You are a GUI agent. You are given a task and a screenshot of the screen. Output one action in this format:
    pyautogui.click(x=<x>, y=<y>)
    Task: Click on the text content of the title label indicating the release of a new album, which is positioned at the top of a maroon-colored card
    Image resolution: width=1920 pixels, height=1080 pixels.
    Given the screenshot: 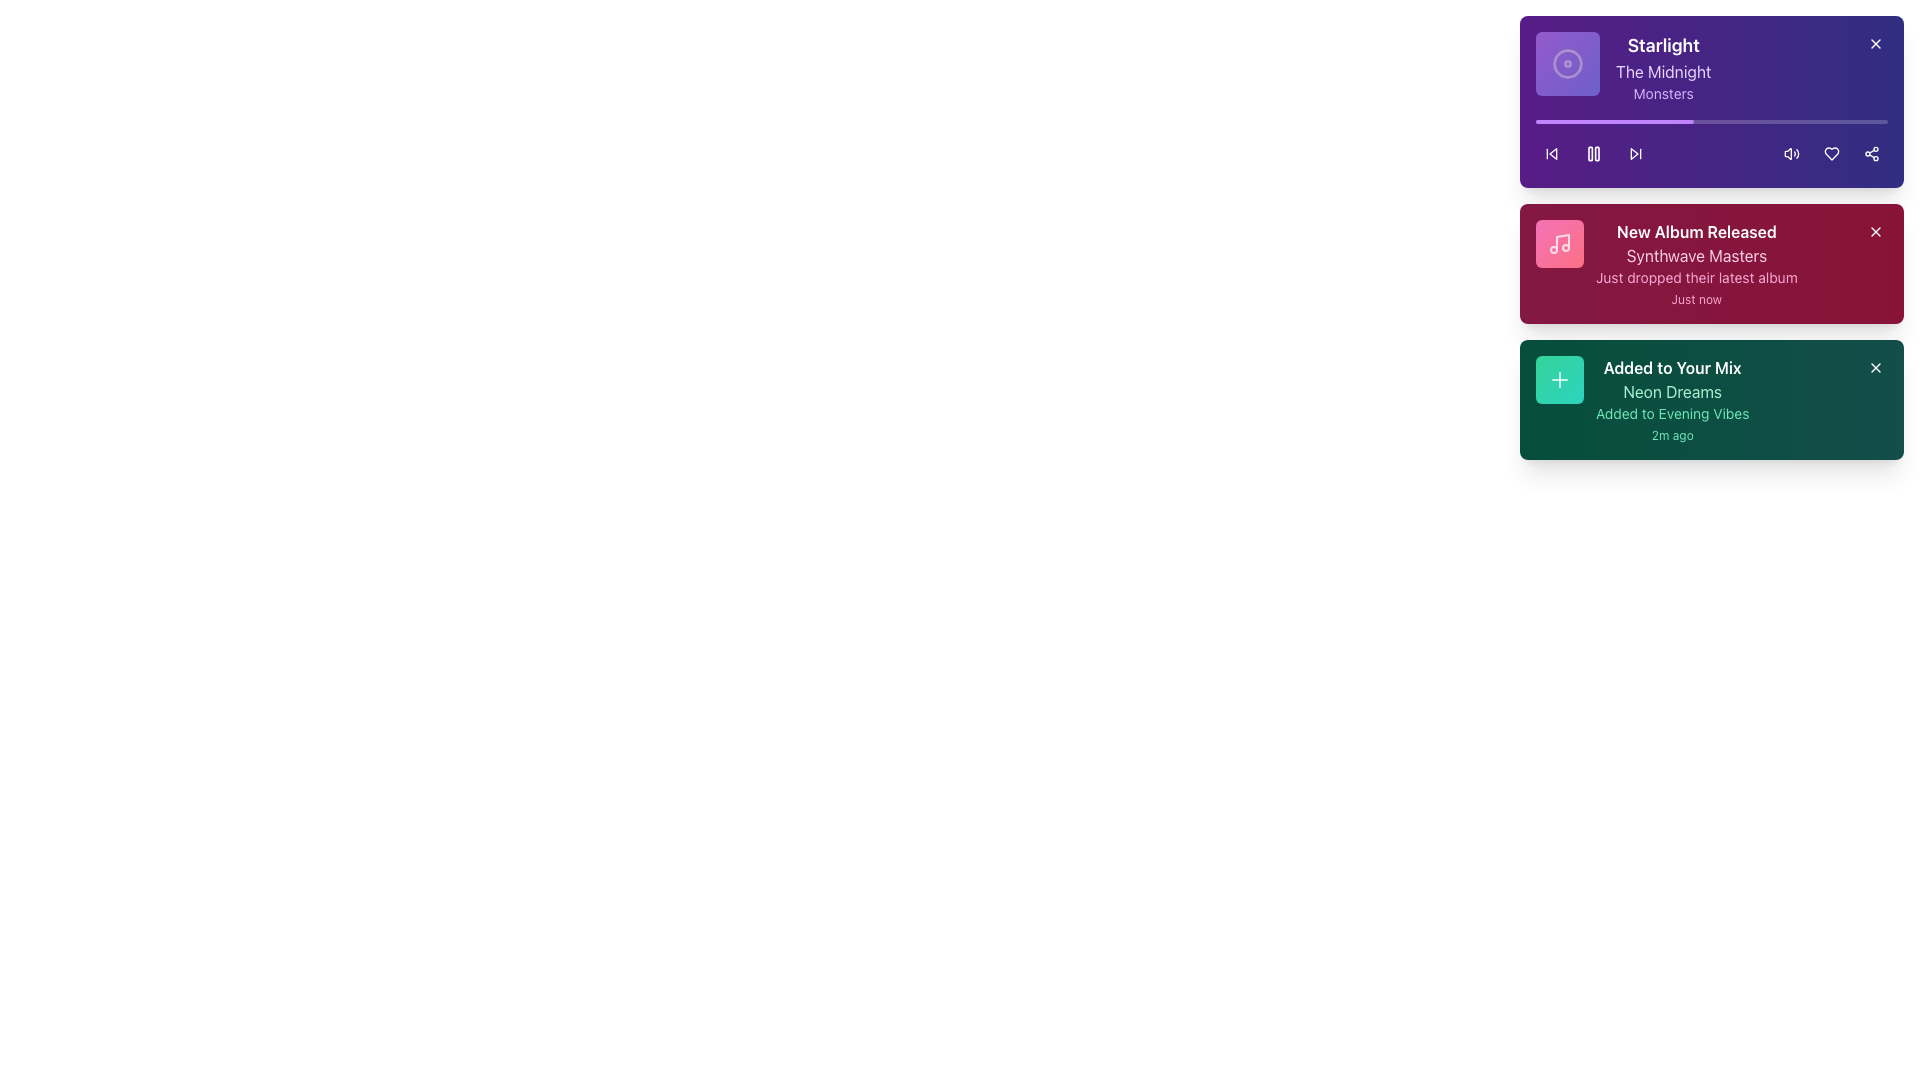 What is the action you would take?
    pyautogui.click(x=1695, y=230)
    